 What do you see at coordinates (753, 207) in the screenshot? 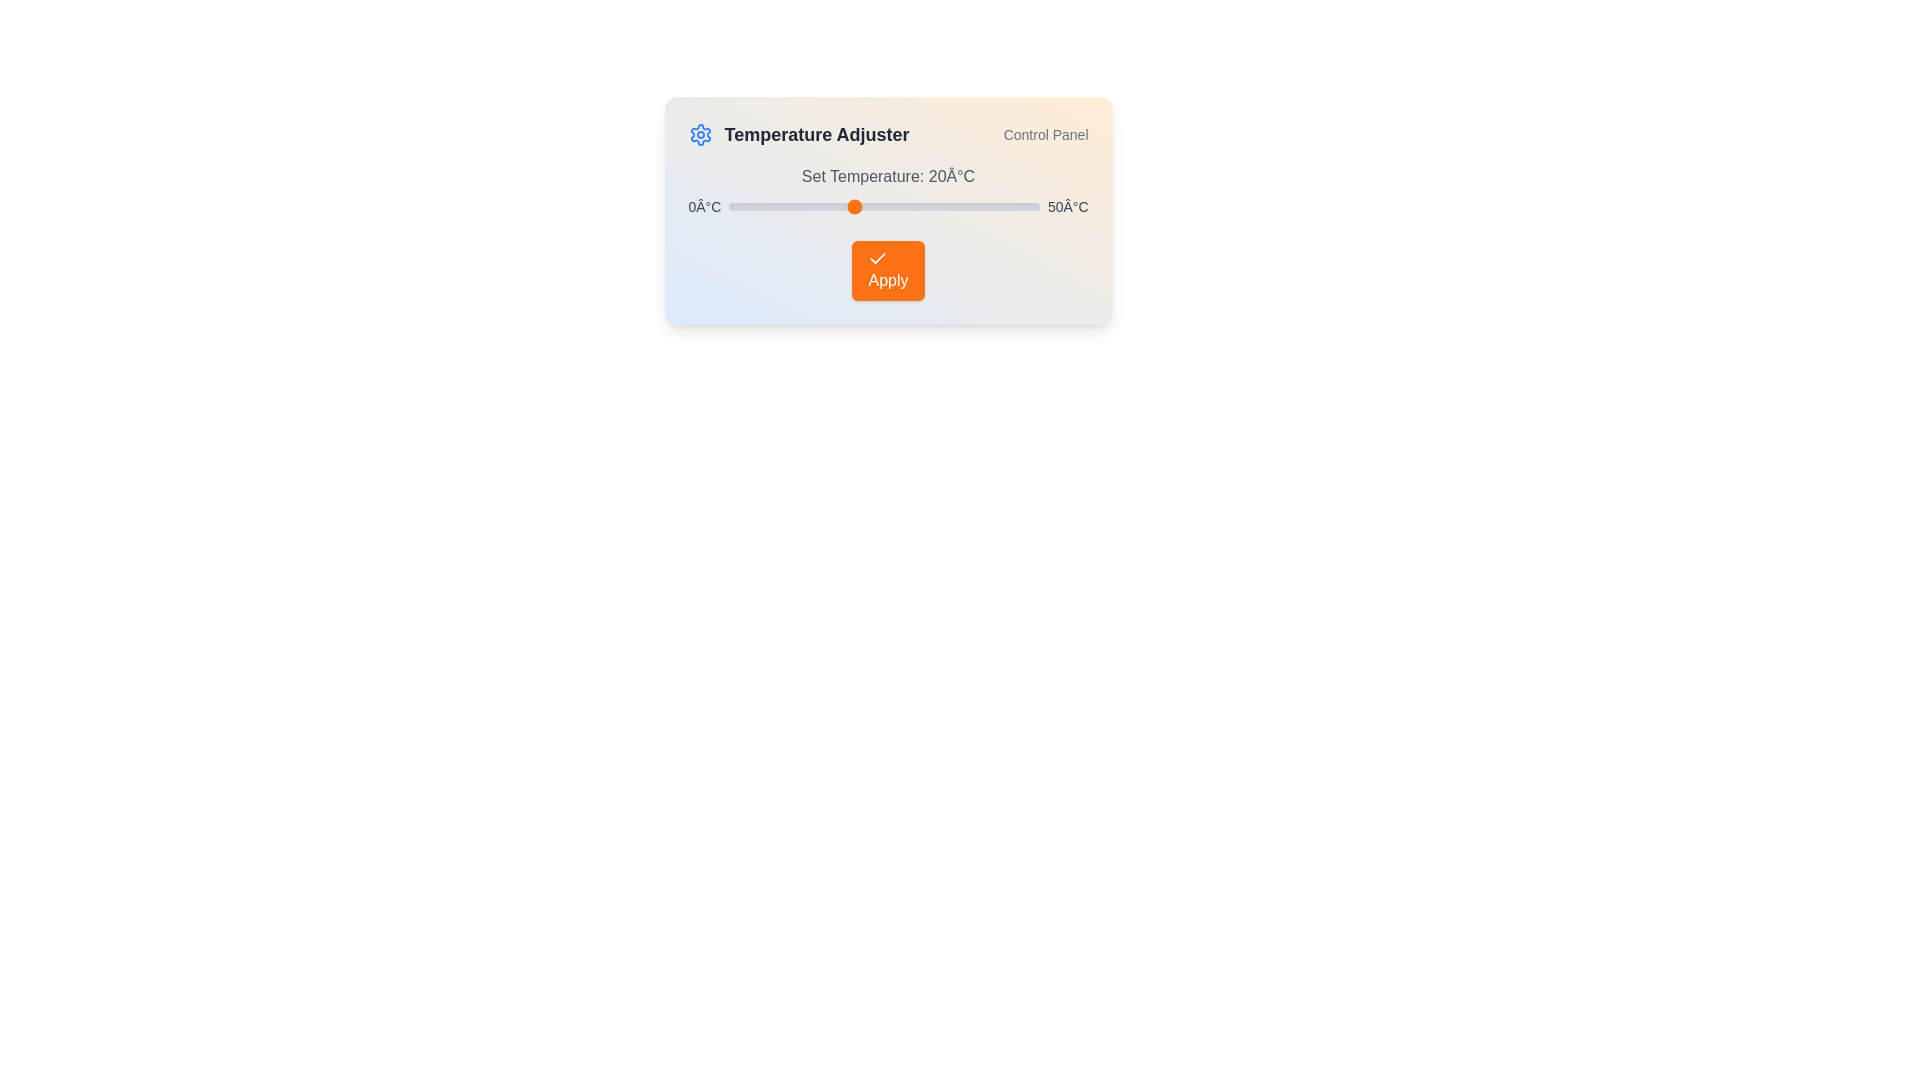
I see `the temperature slider to set the temperature to 4°C` at bounding box center [753, 207].